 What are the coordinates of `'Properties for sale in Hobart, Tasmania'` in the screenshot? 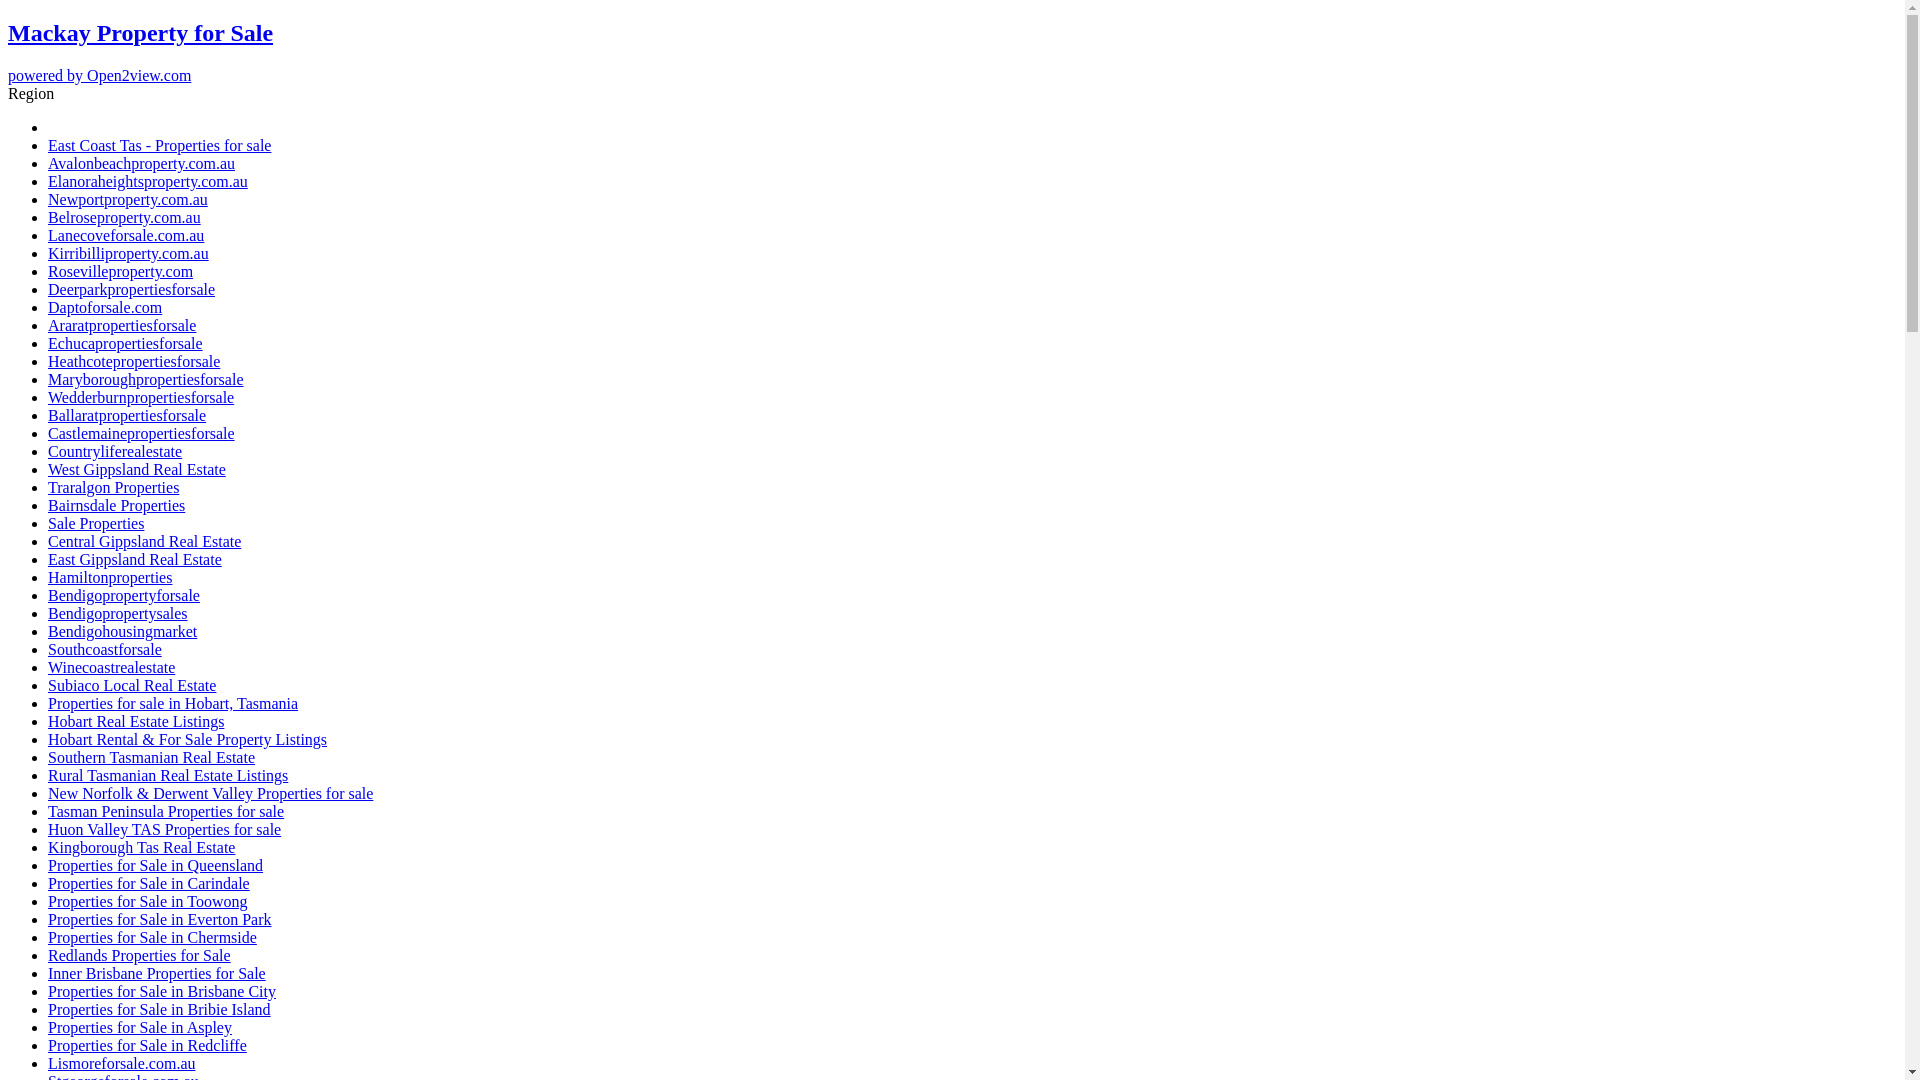 It's located at (172, 702).